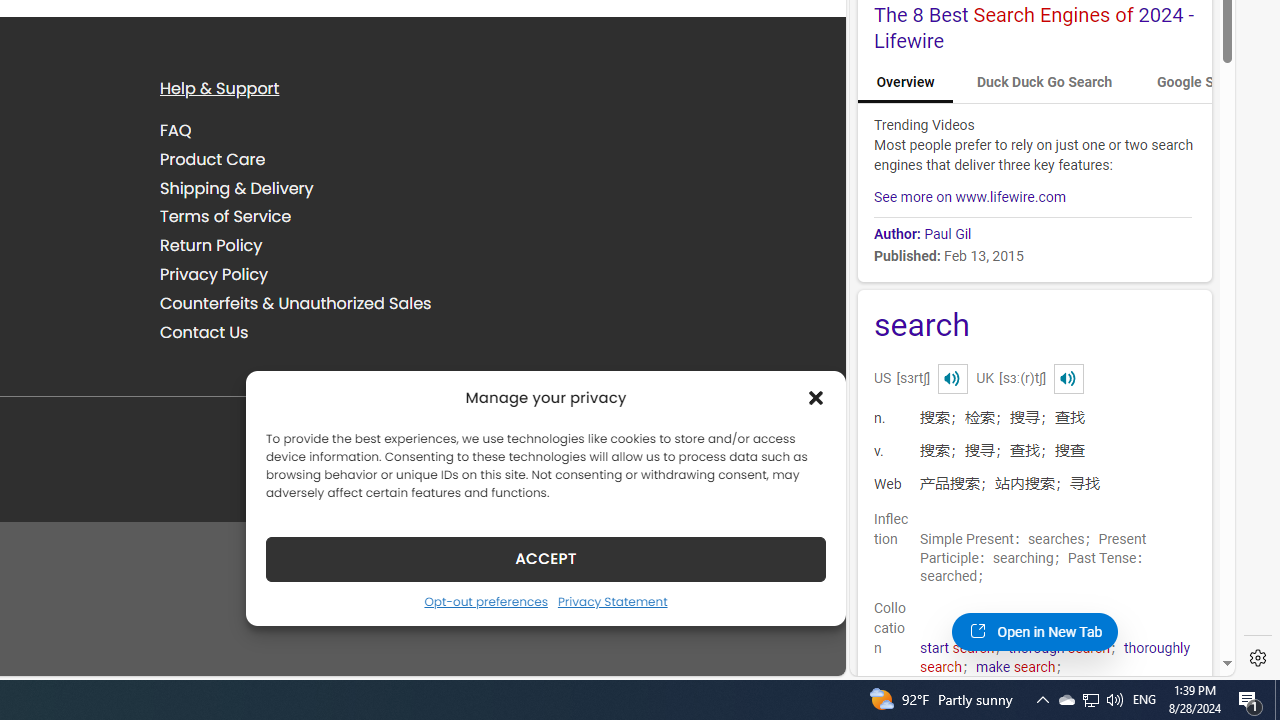 The width and height of the screenshot is (1280, 720). I want to click on 'Product Care', so click(213, 158).